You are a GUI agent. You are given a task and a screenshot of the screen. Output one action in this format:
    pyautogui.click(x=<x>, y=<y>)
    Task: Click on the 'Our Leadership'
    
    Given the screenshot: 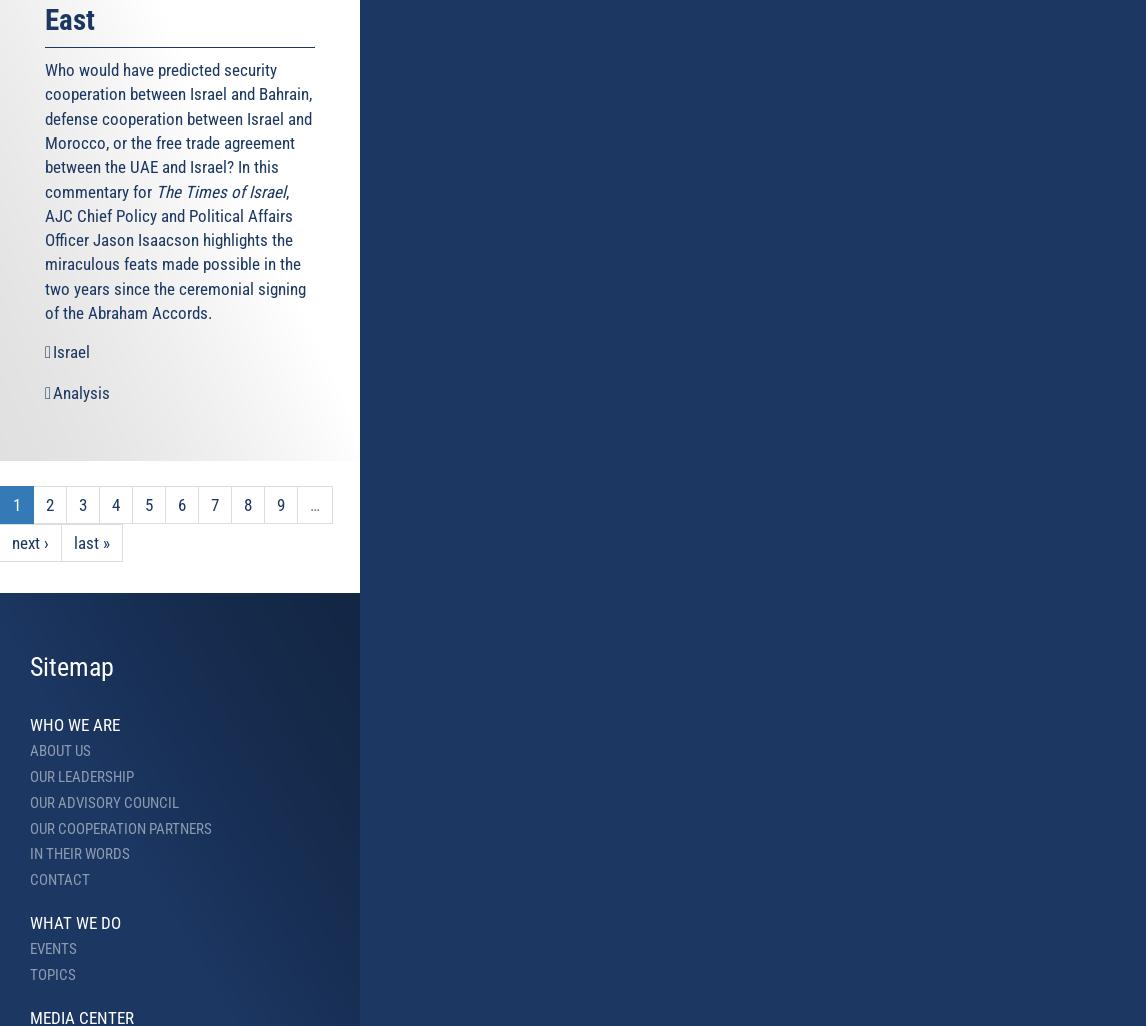 What is the action you would take?
    pyautogui.click(x=30, y=774)
    